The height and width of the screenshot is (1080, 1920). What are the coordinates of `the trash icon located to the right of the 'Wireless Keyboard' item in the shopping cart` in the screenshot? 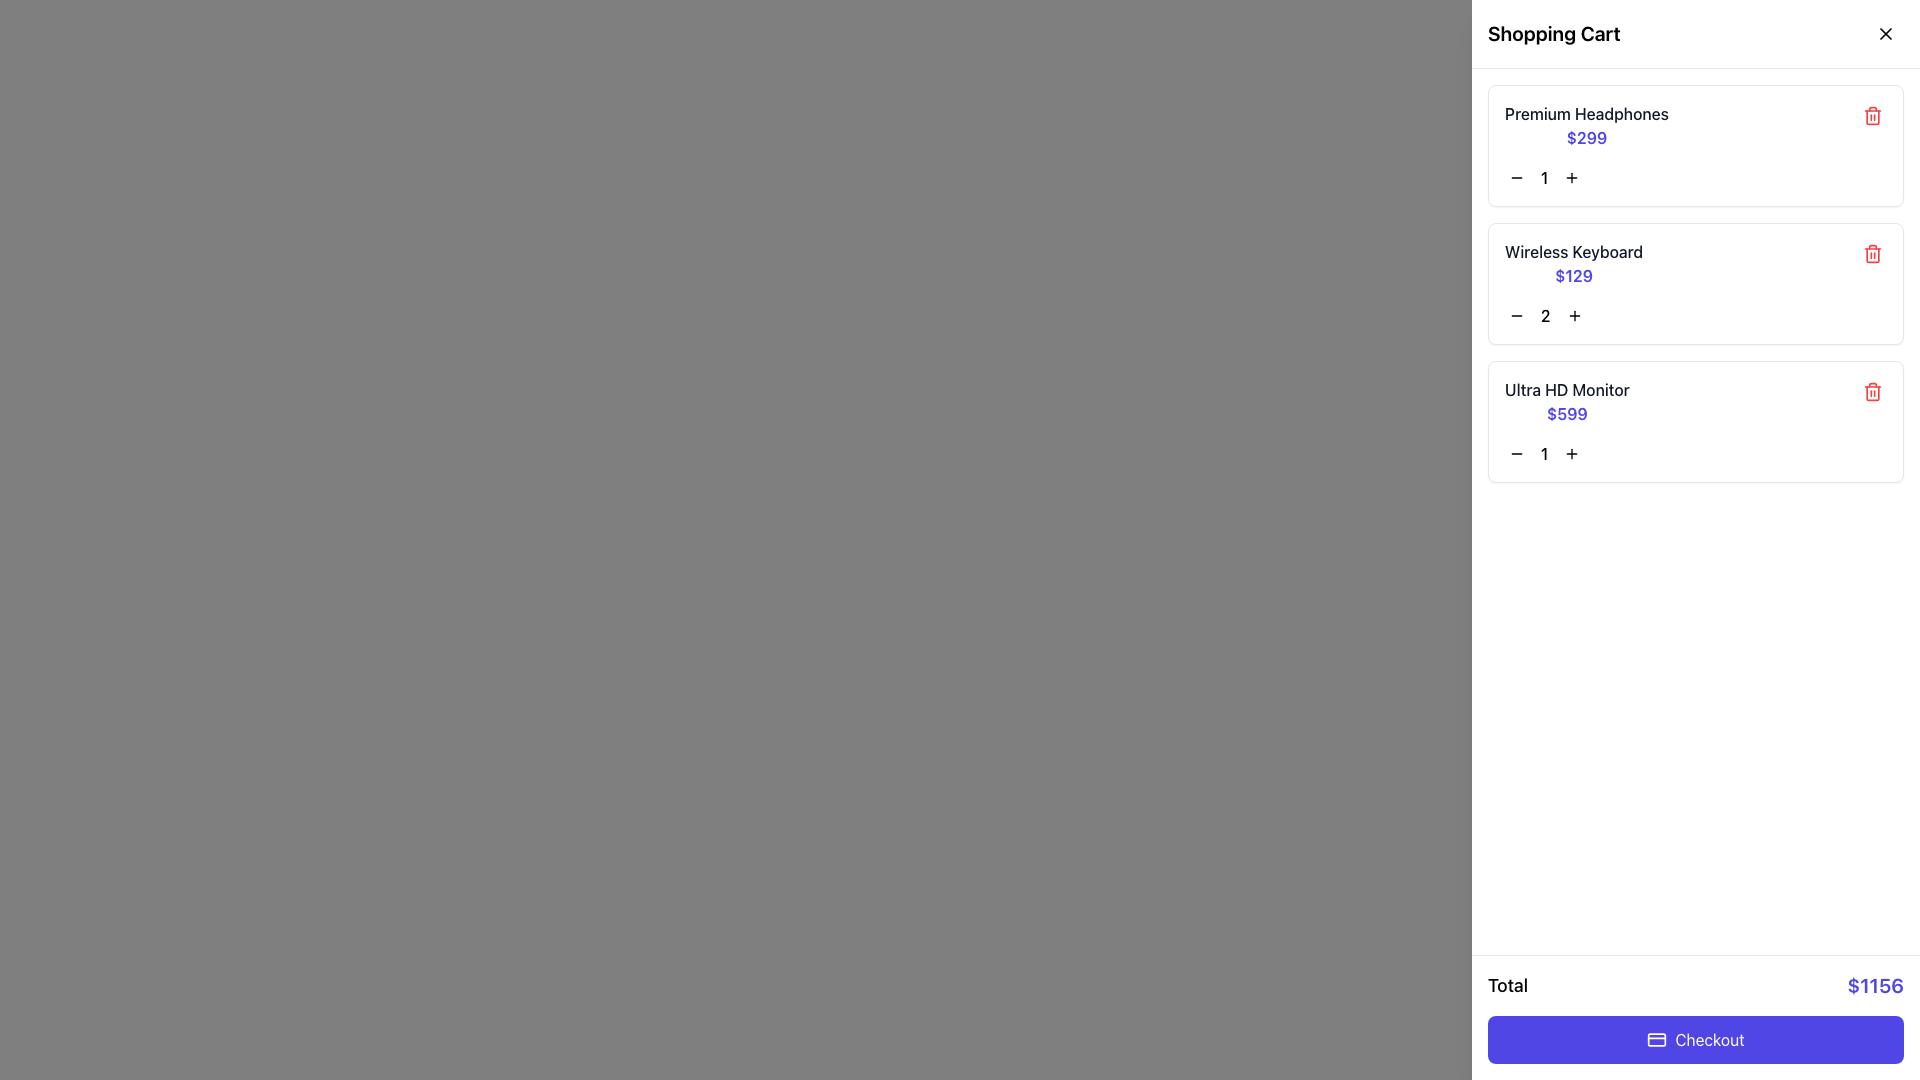 It's located at (1871, 253).